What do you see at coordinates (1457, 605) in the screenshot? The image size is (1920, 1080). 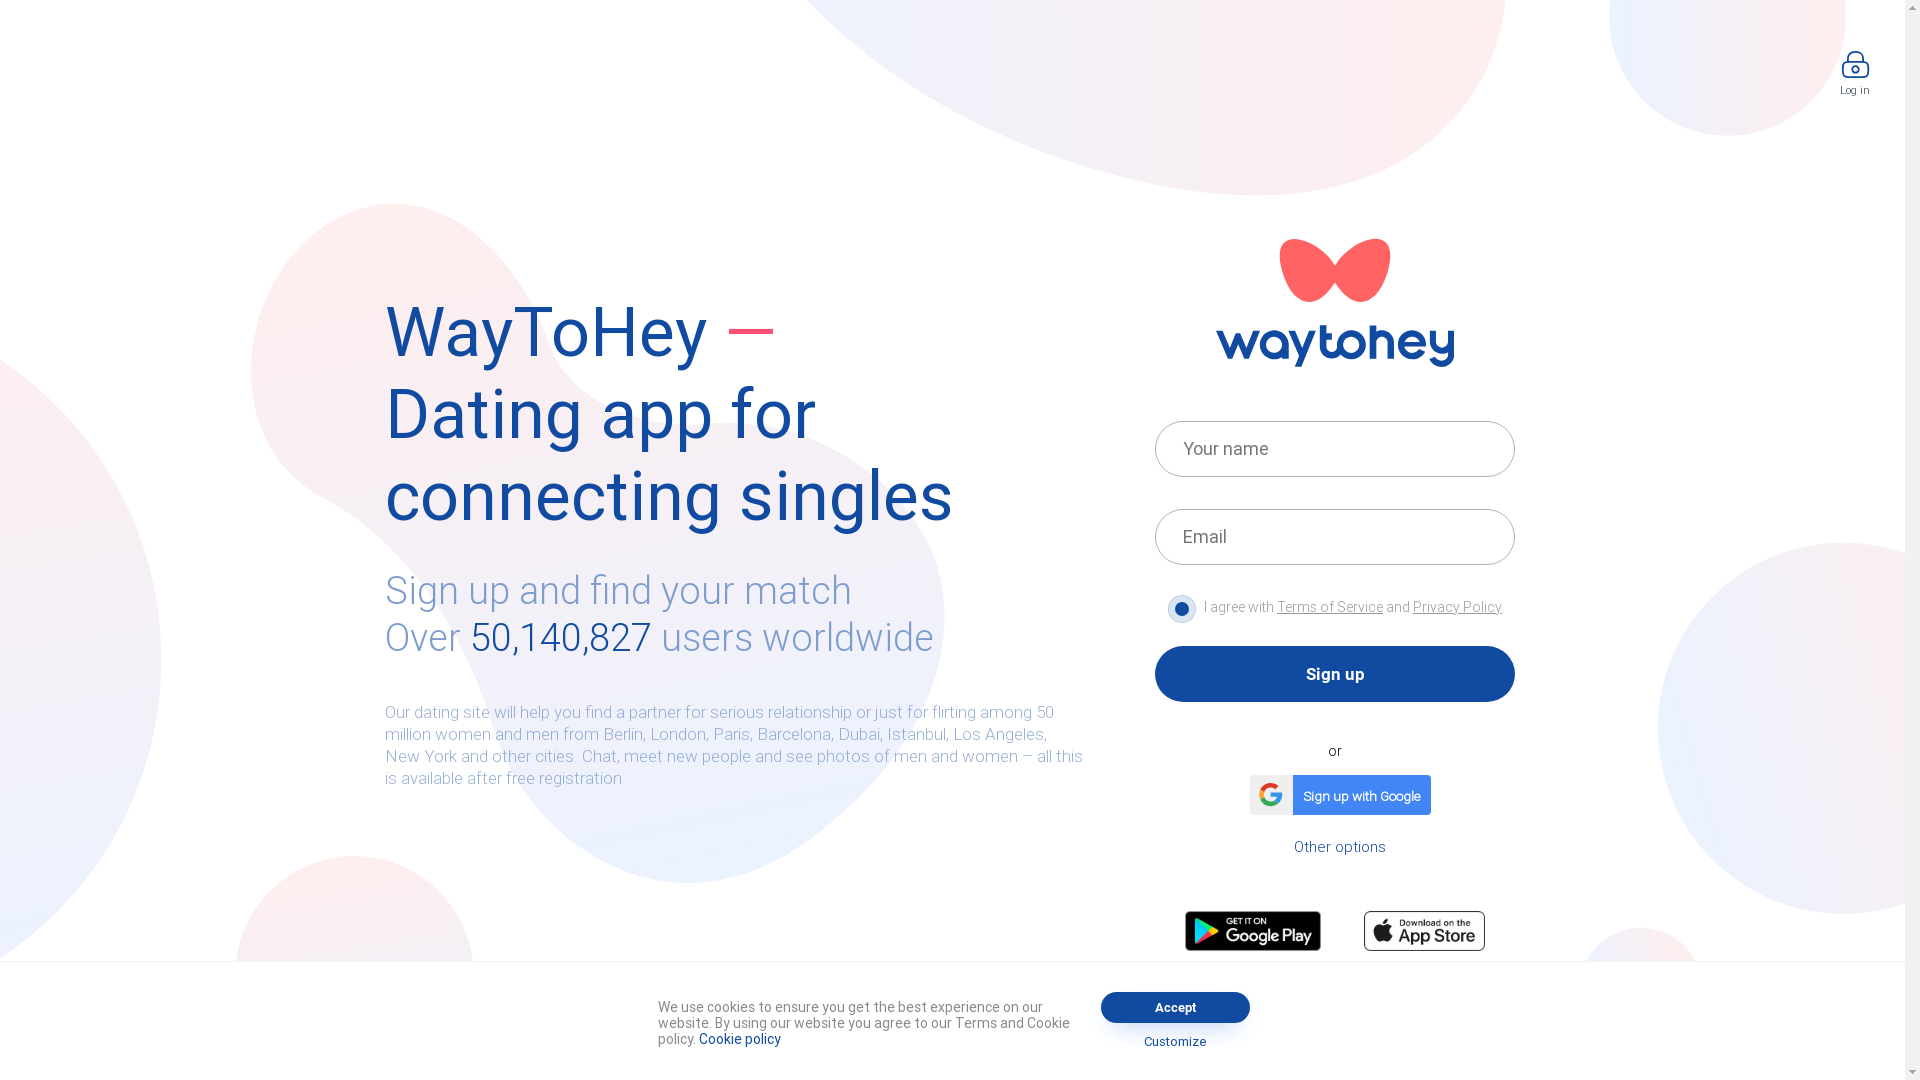 I see `'Privacy Policy'` at bounding box center [1457, 605].